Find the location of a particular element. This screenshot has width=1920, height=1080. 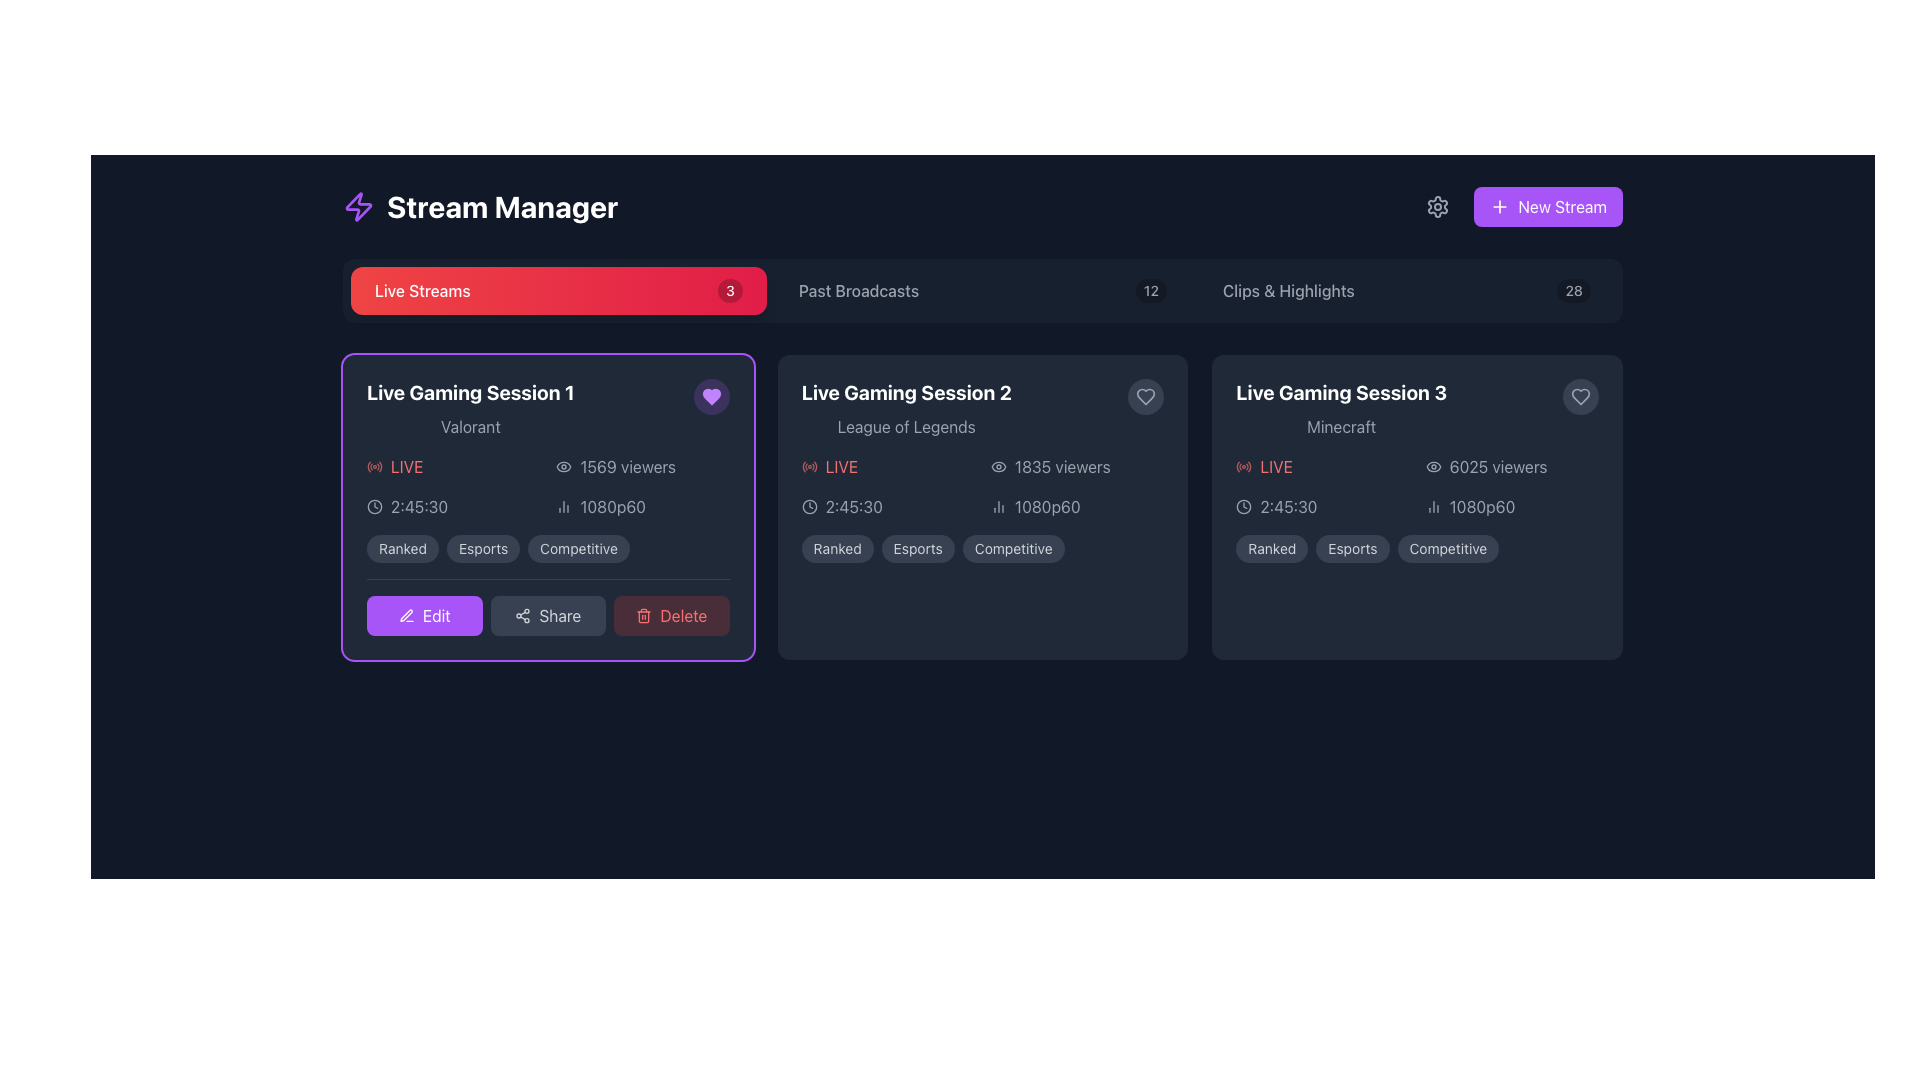

the heart-shaped icon indicating 'like' or 'favorite' for 'Live Gaming Session 2' is located at coordinates (711, 397).